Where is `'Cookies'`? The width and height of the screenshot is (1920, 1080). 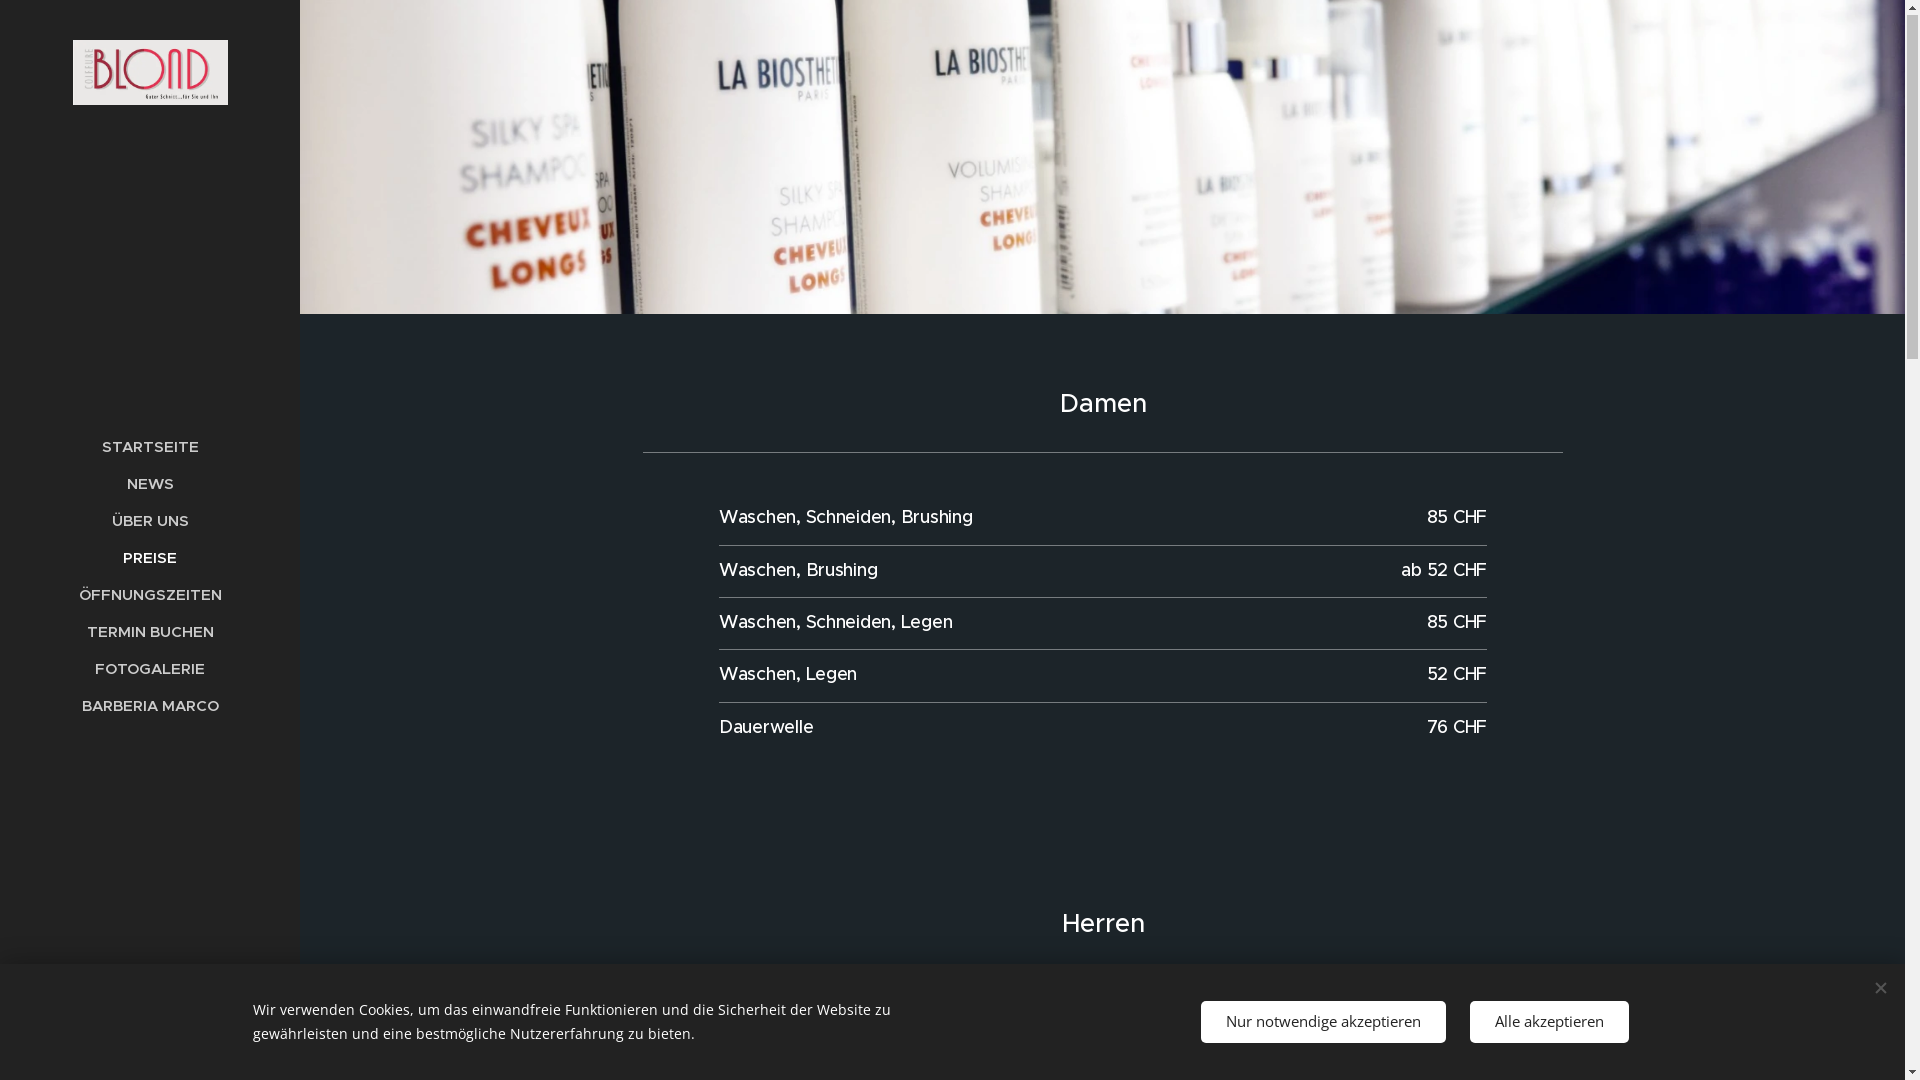 'Cookies' is located at coordinates (148, 1048).